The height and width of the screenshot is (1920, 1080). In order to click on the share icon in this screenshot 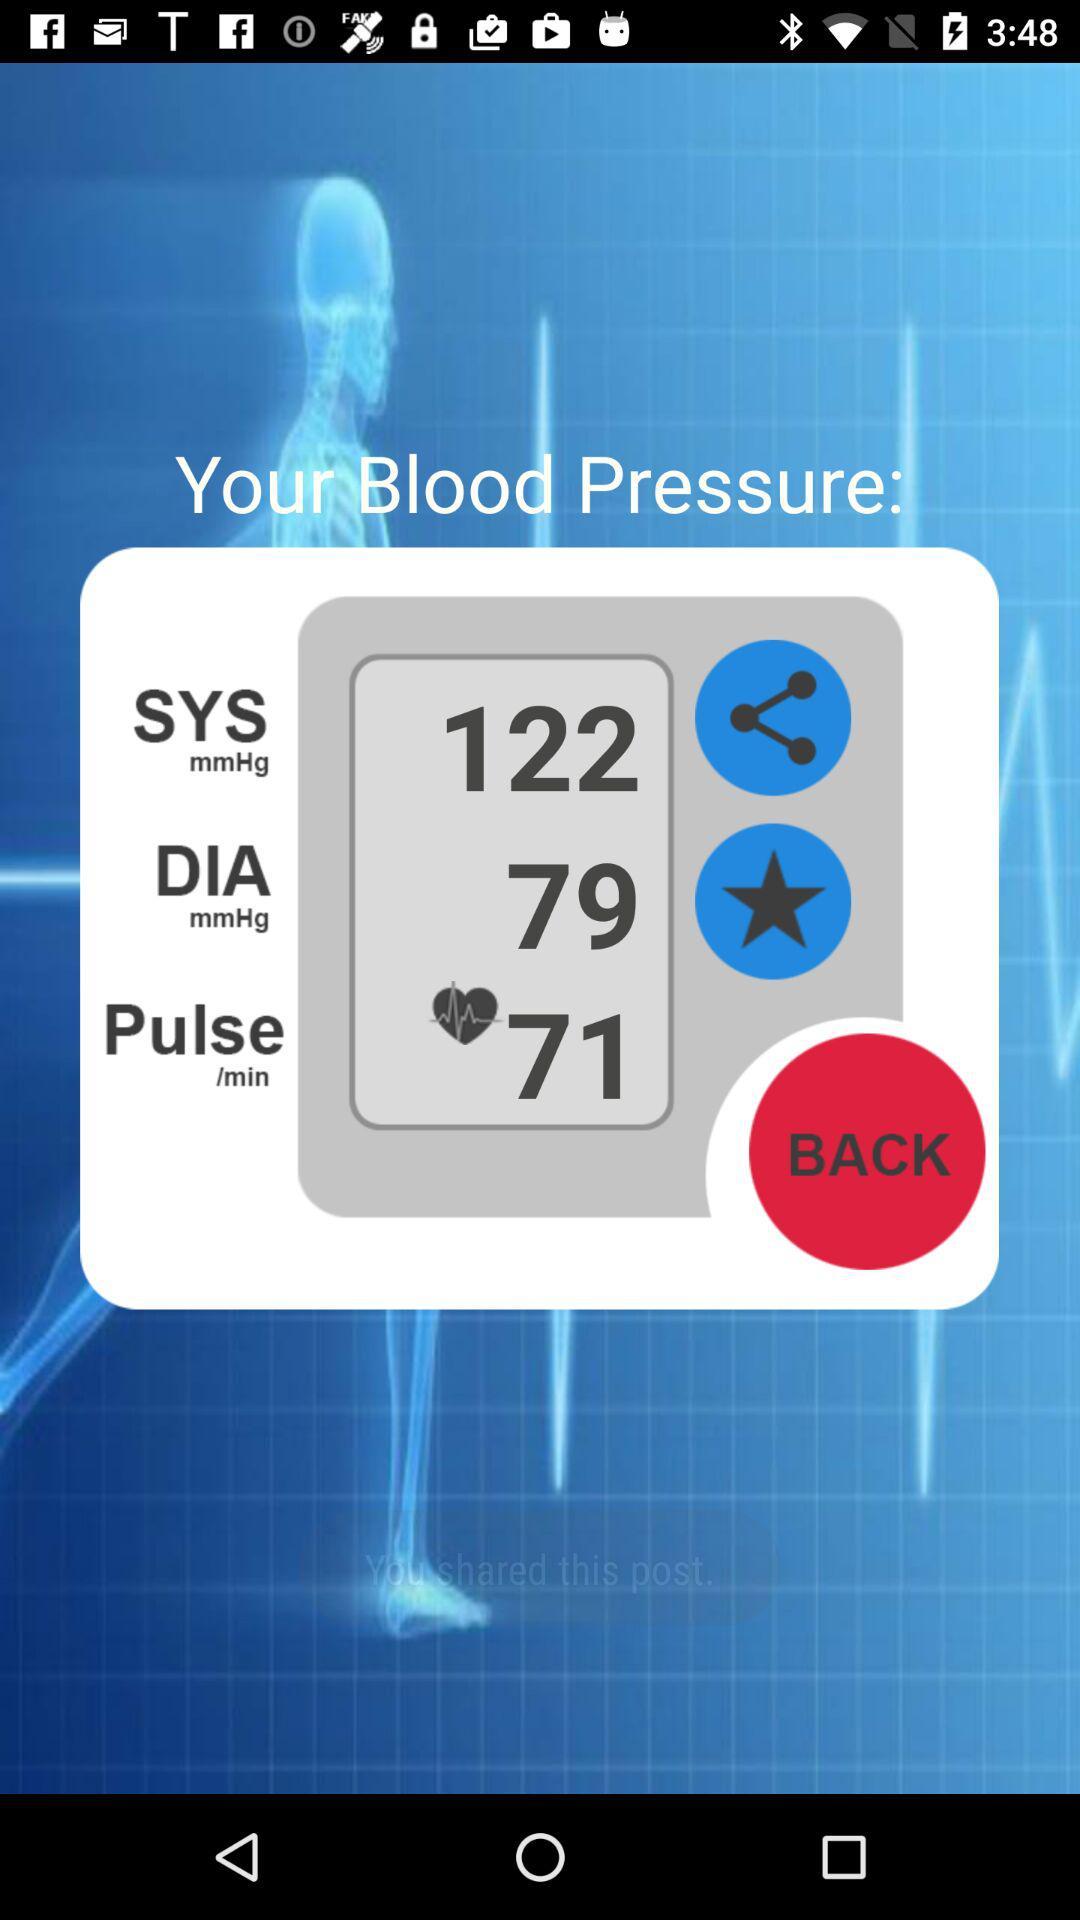, I will do `click(772, 718)`.